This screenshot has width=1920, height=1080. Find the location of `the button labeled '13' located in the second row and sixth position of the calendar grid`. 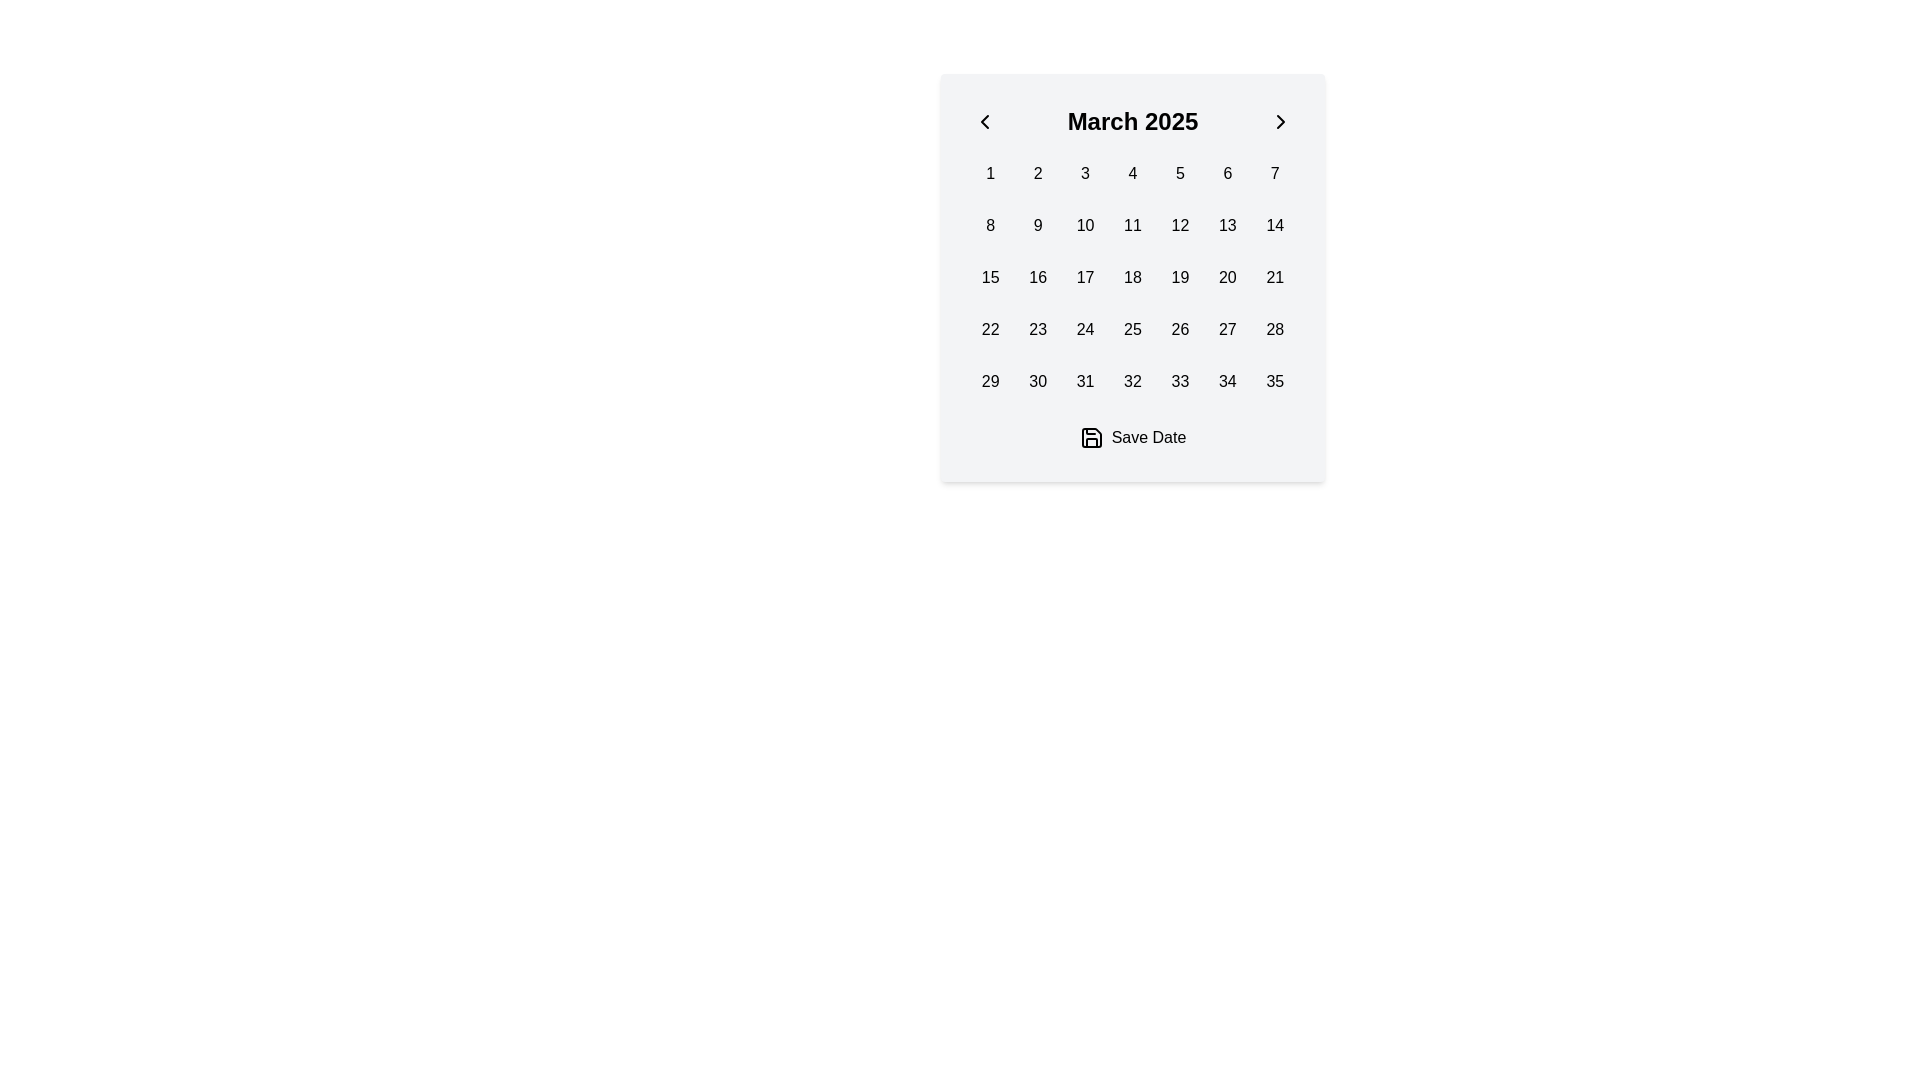

the button labeled '13' located in the second row and sixth position of the calendar grid is located at coordinates (1226, 225).